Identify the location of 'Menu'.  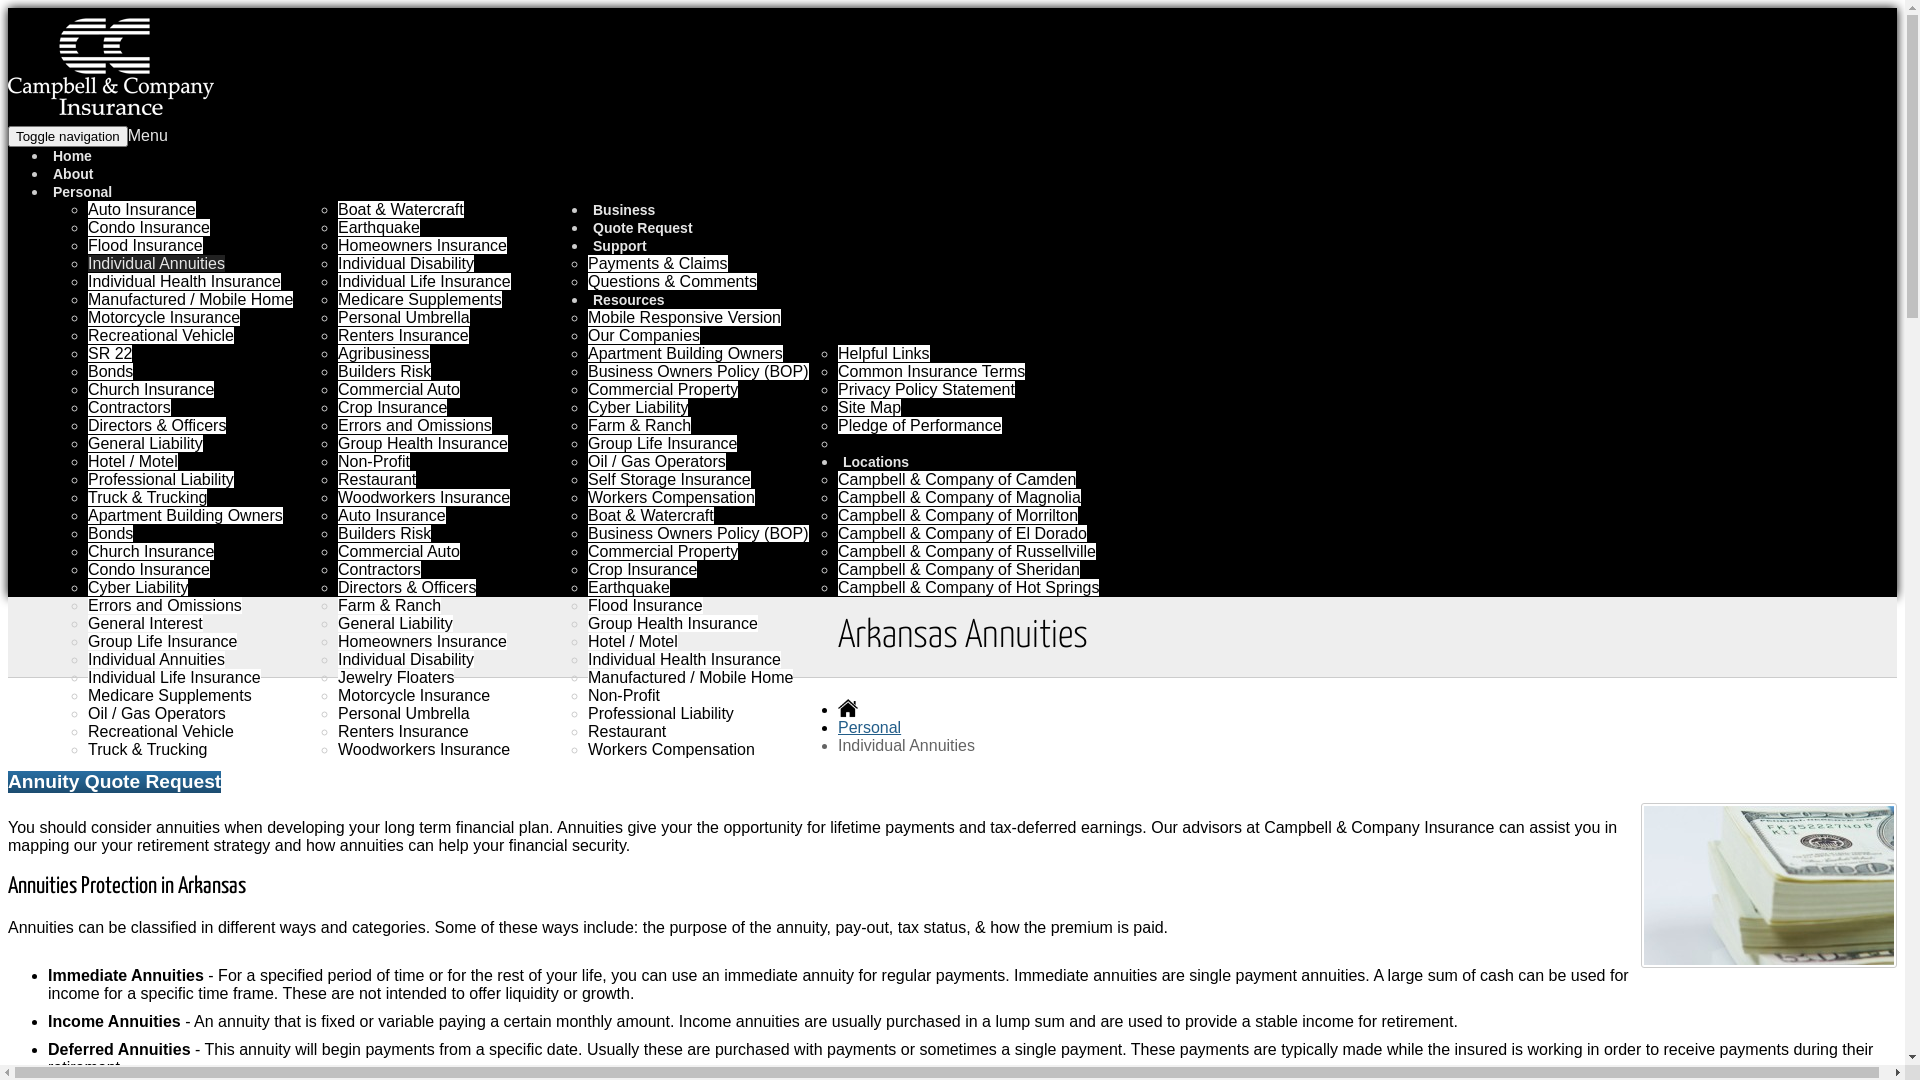
(147, 135).